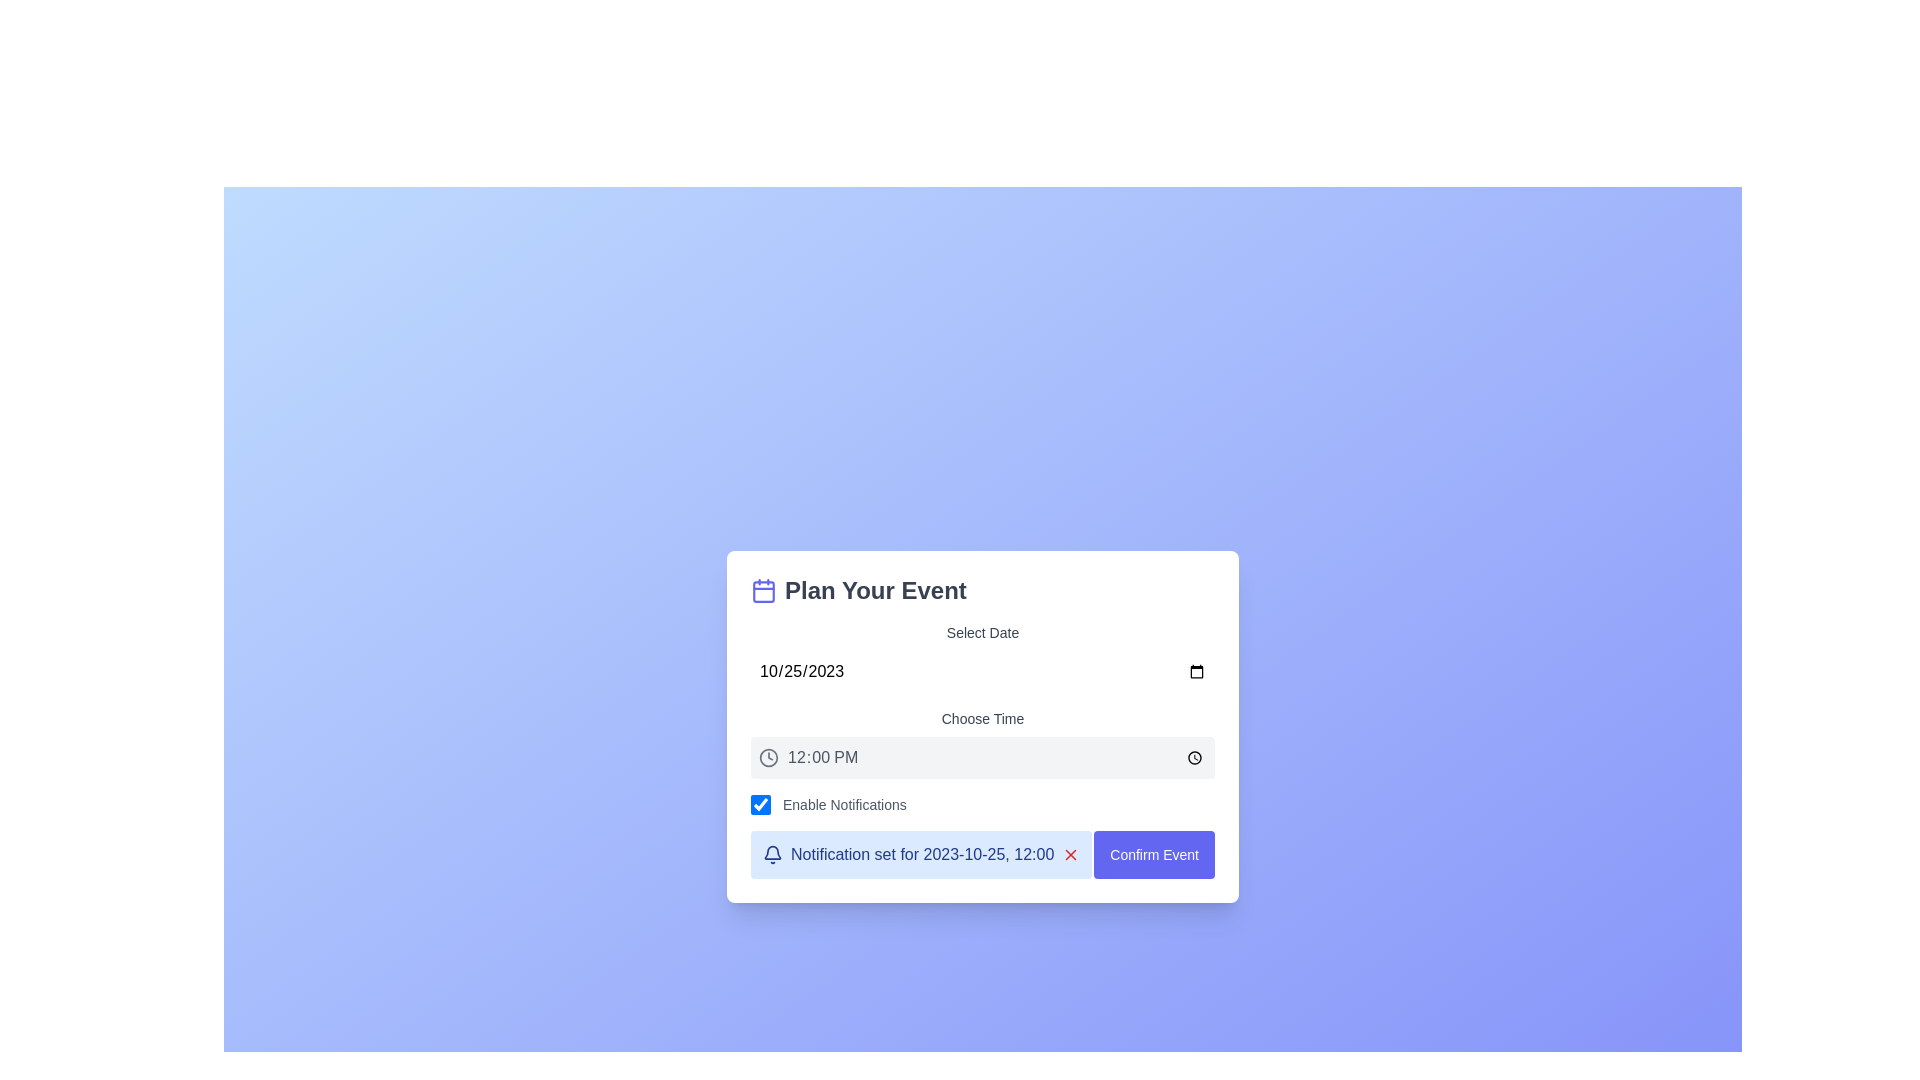 The image size is (1920, 1080). What do you see at coordinates (983, 658) in the screenshot?
I see `the 'Select Date' input field to enable editing of the date` at bounding box center [983, 658].